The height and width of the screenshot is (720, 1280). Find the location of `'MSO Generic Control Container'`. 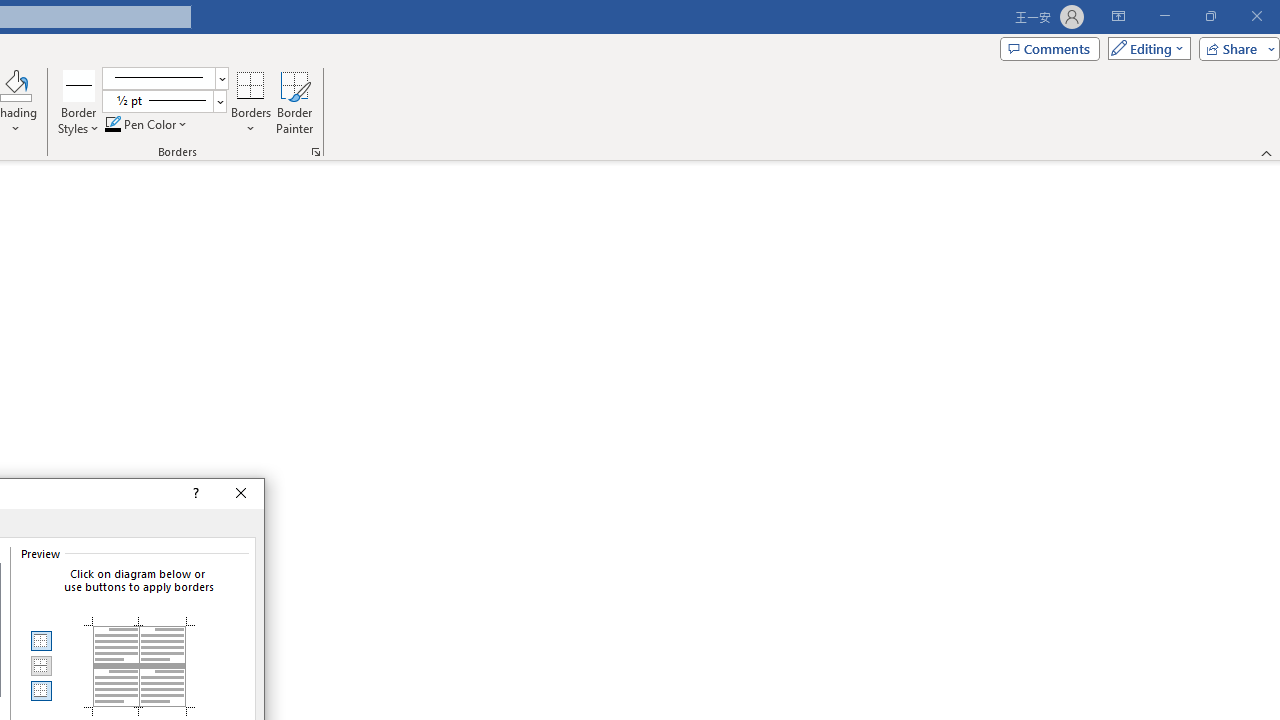

'MSO Generic Control Container' is located at coordinates (40, 641).